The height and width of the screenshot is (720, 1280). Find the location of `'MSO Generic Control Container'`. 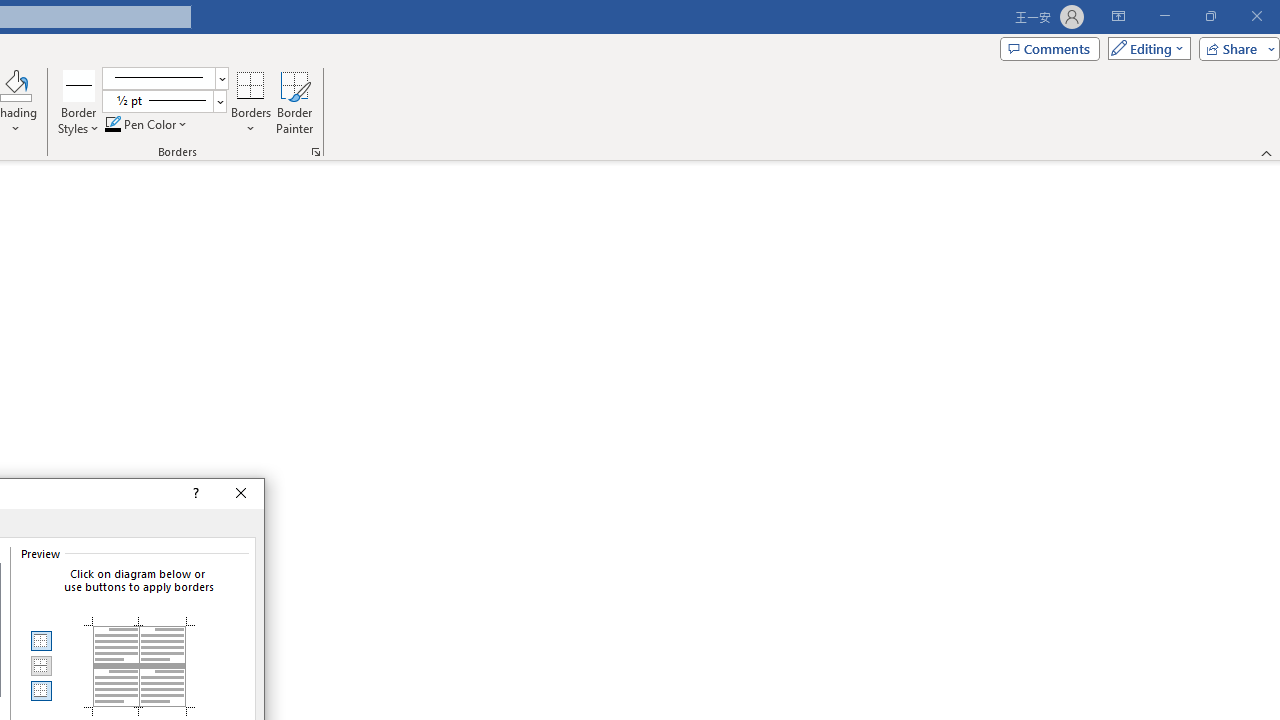

'MSO Generic Control Container' is located at coordinates (40, 641).